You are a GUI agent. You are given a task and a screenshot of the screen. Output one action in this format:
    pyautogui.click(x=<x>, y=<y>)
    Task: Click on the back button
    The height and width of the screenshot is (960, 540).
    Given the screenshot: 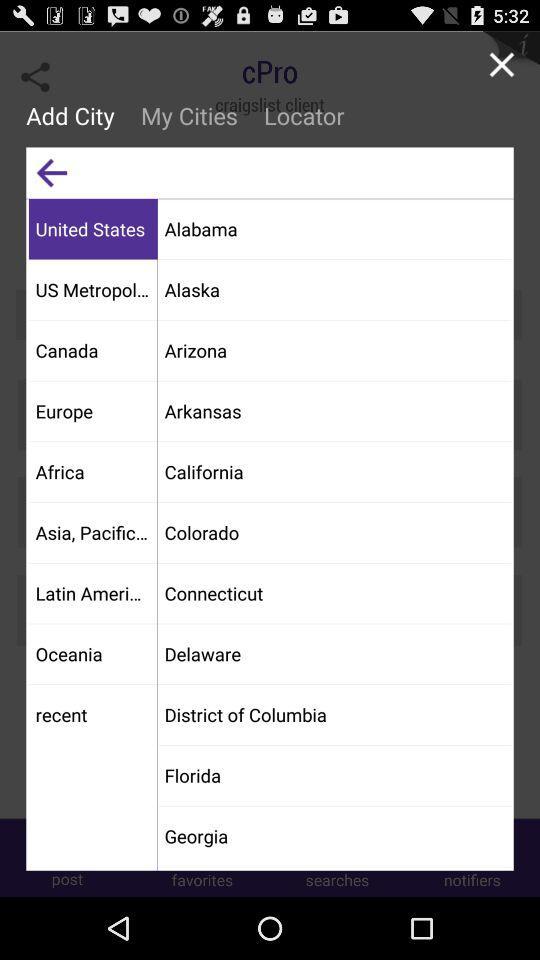 What is the action you would take?
    pyautogui.click(x=51, y=171)
    